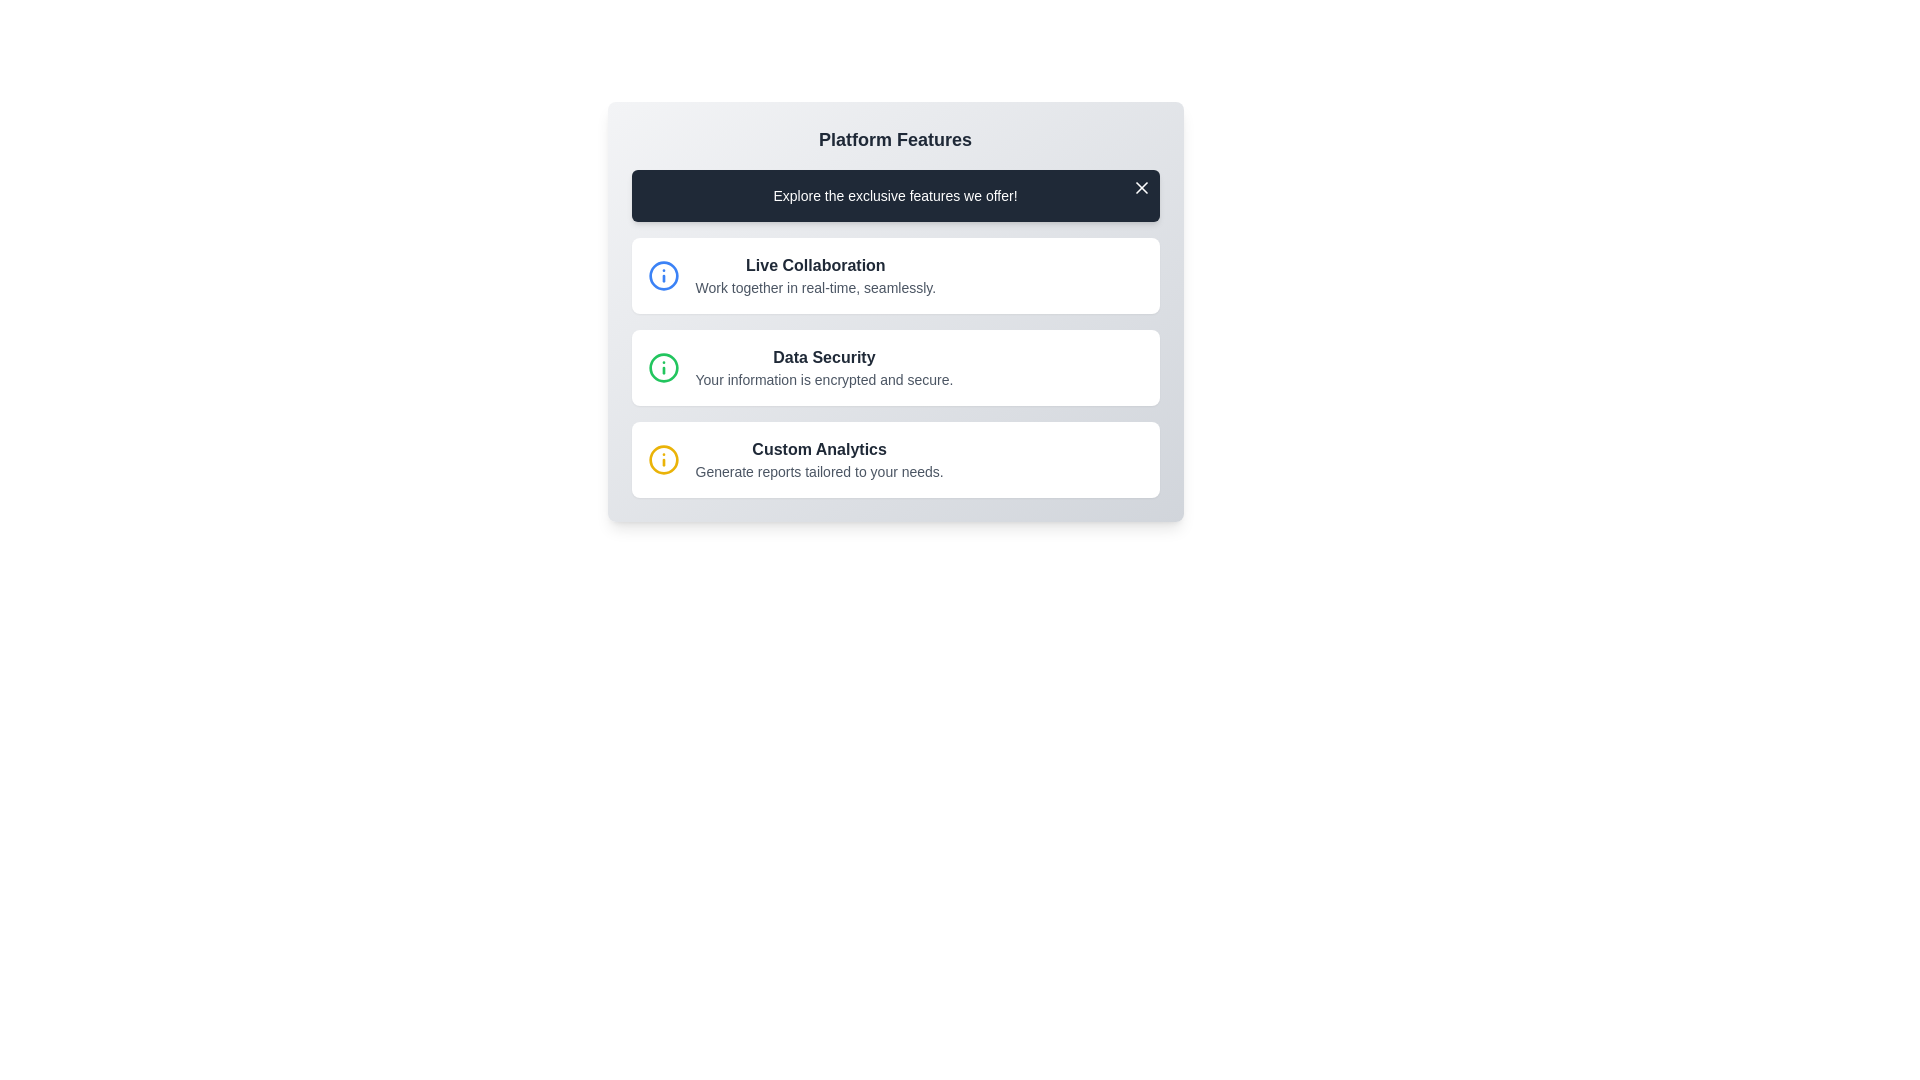  I want to click on the SVG circle element that serves as the outer border of the graphical icon located to the left of the 'Data Security' label in the vertical list of features, so click(663, 276).